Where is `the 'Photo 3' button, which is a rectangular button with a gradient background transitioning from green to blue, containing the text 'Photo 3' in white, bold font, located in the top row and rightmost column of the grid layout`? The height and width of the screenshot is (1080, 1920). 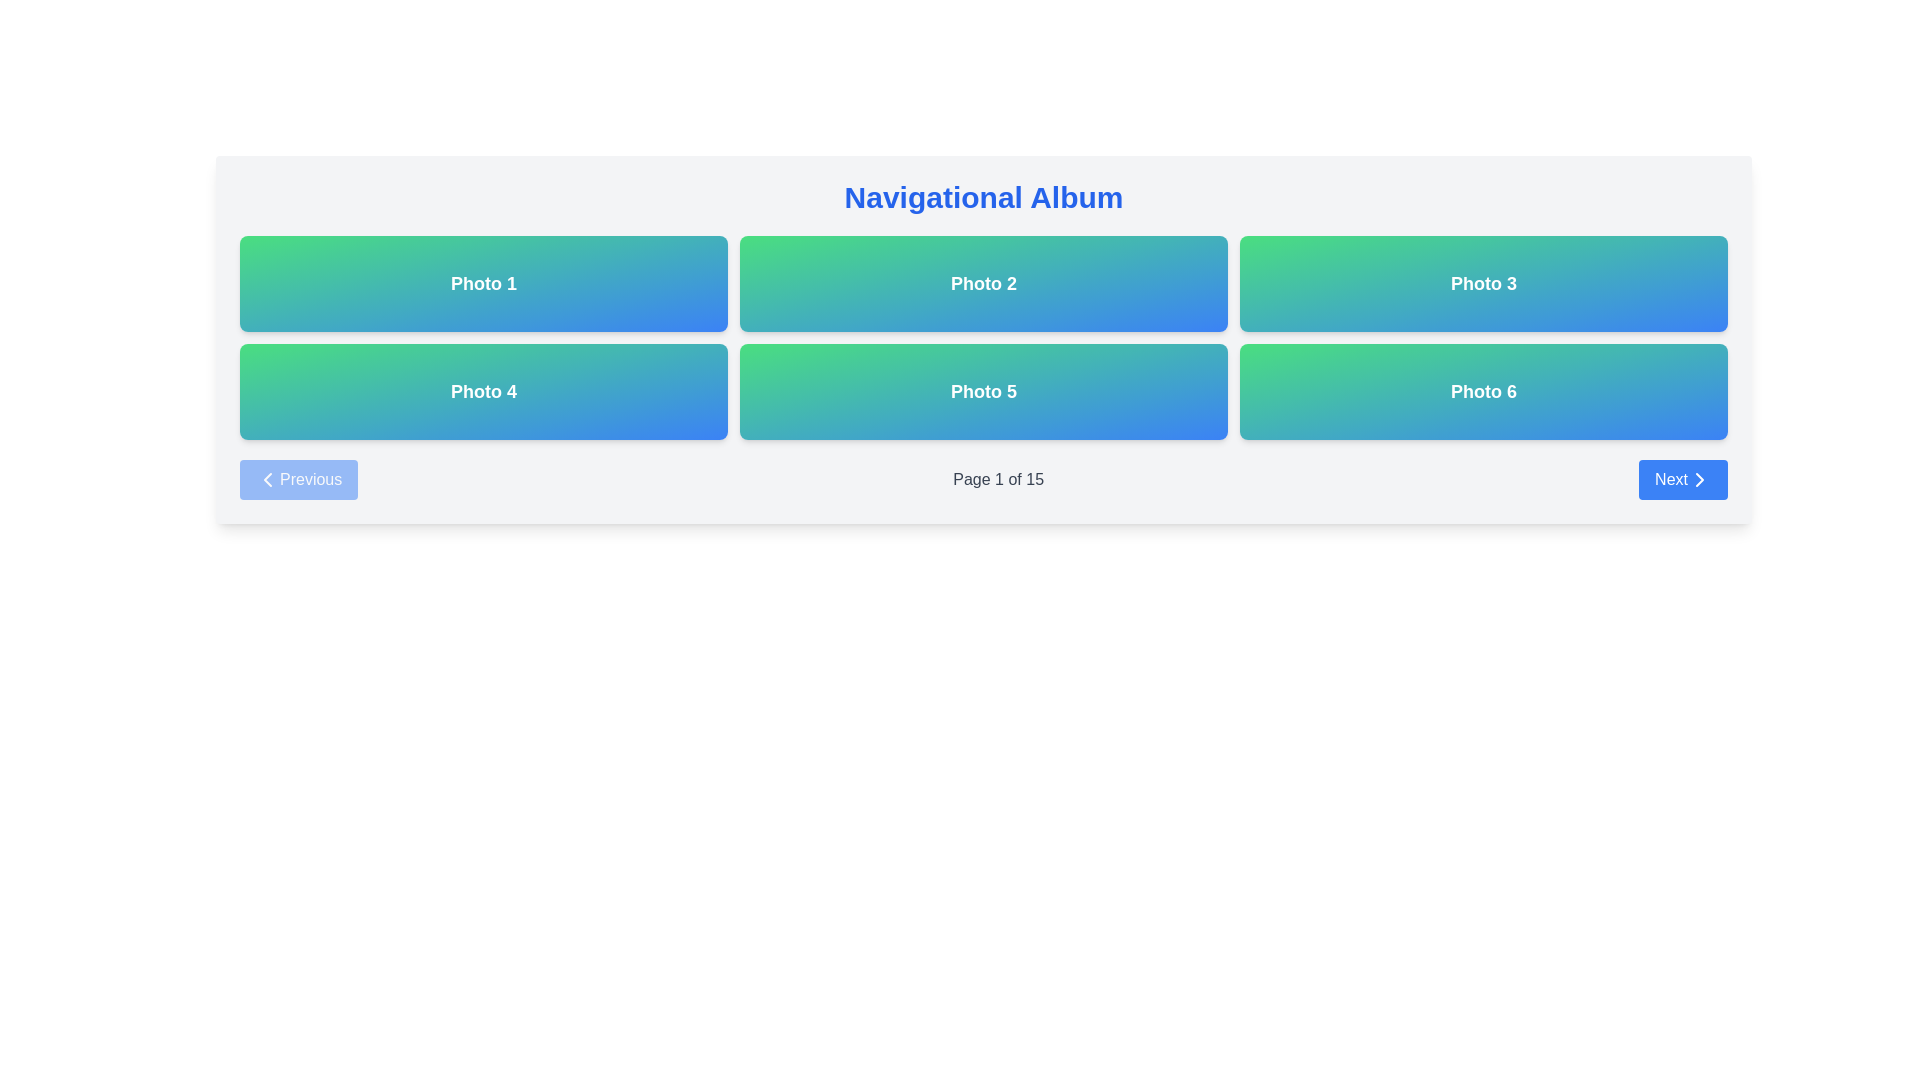 the 'Photo 3' button, which is a rectangular button with a gradient background transitioning from green to blue, containing the text 'Photo 3' in white, bold font, located in the top row and rightmost column of the grid layout is located at coordinates (1483, 284).